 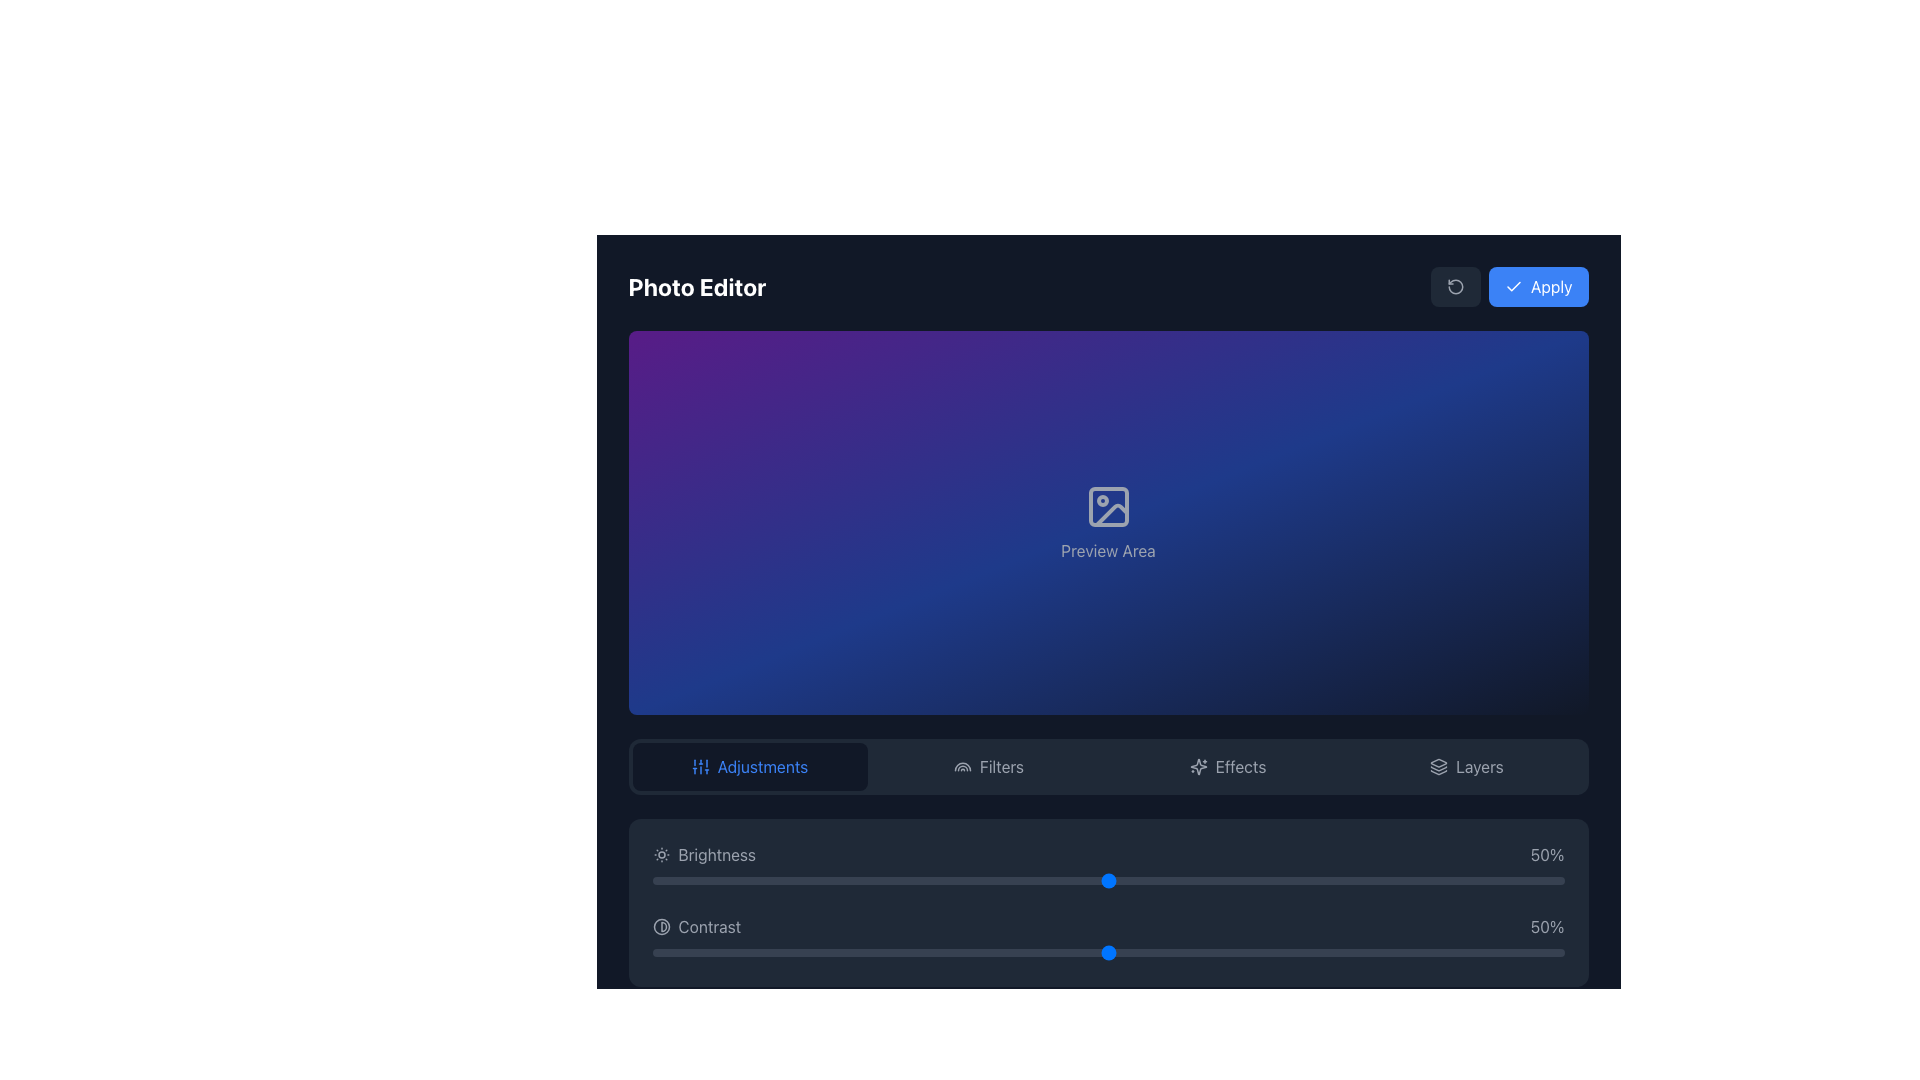 I want to click on the icon resembling an image with a mountain and a circle, which is centrally located within the blue-purple gradient area labeled as 'Preview Area', so click(x=1107, y=505).